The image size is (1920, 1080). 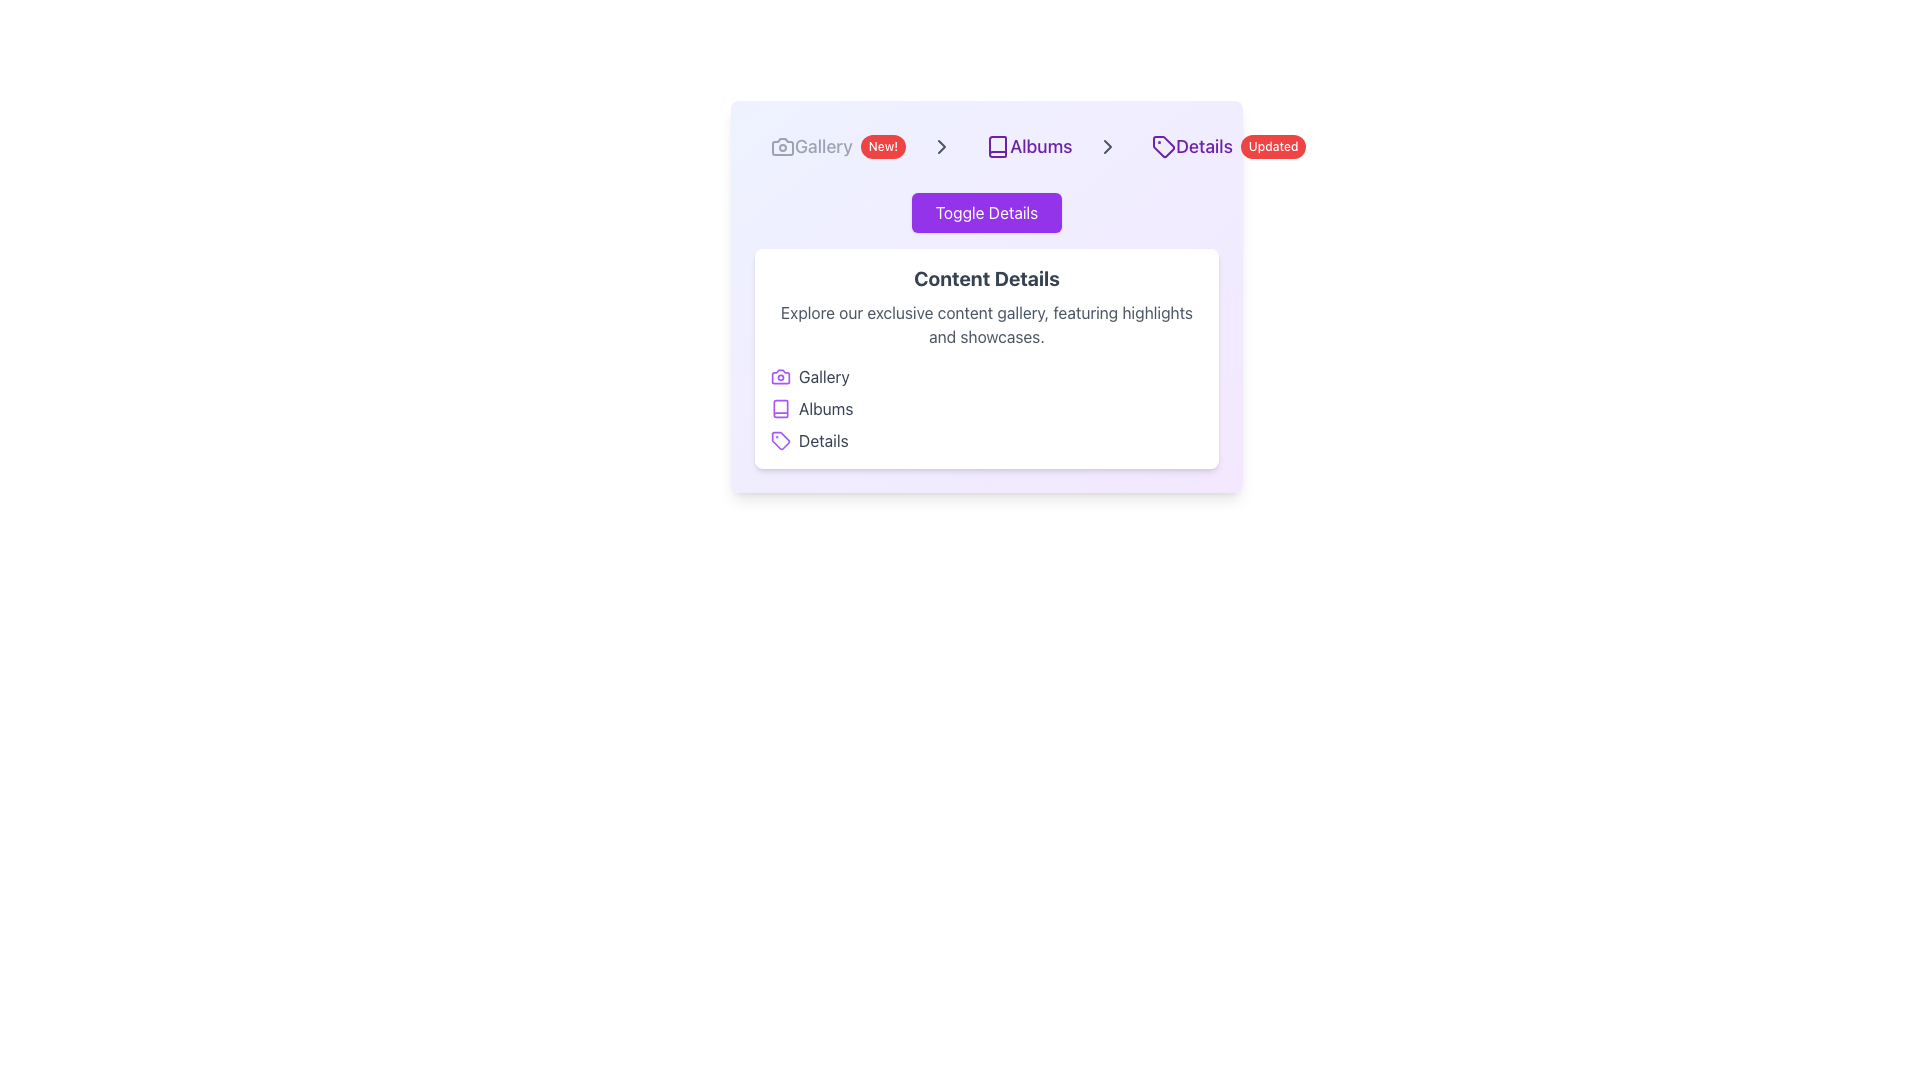 I want to click on the arrow icon located immediately to the right of the 'Albums' text in the breadcrumb navigation bar, which serves as a visual separator between 'Albums' and 'Details', so click(x=1107, y=145).